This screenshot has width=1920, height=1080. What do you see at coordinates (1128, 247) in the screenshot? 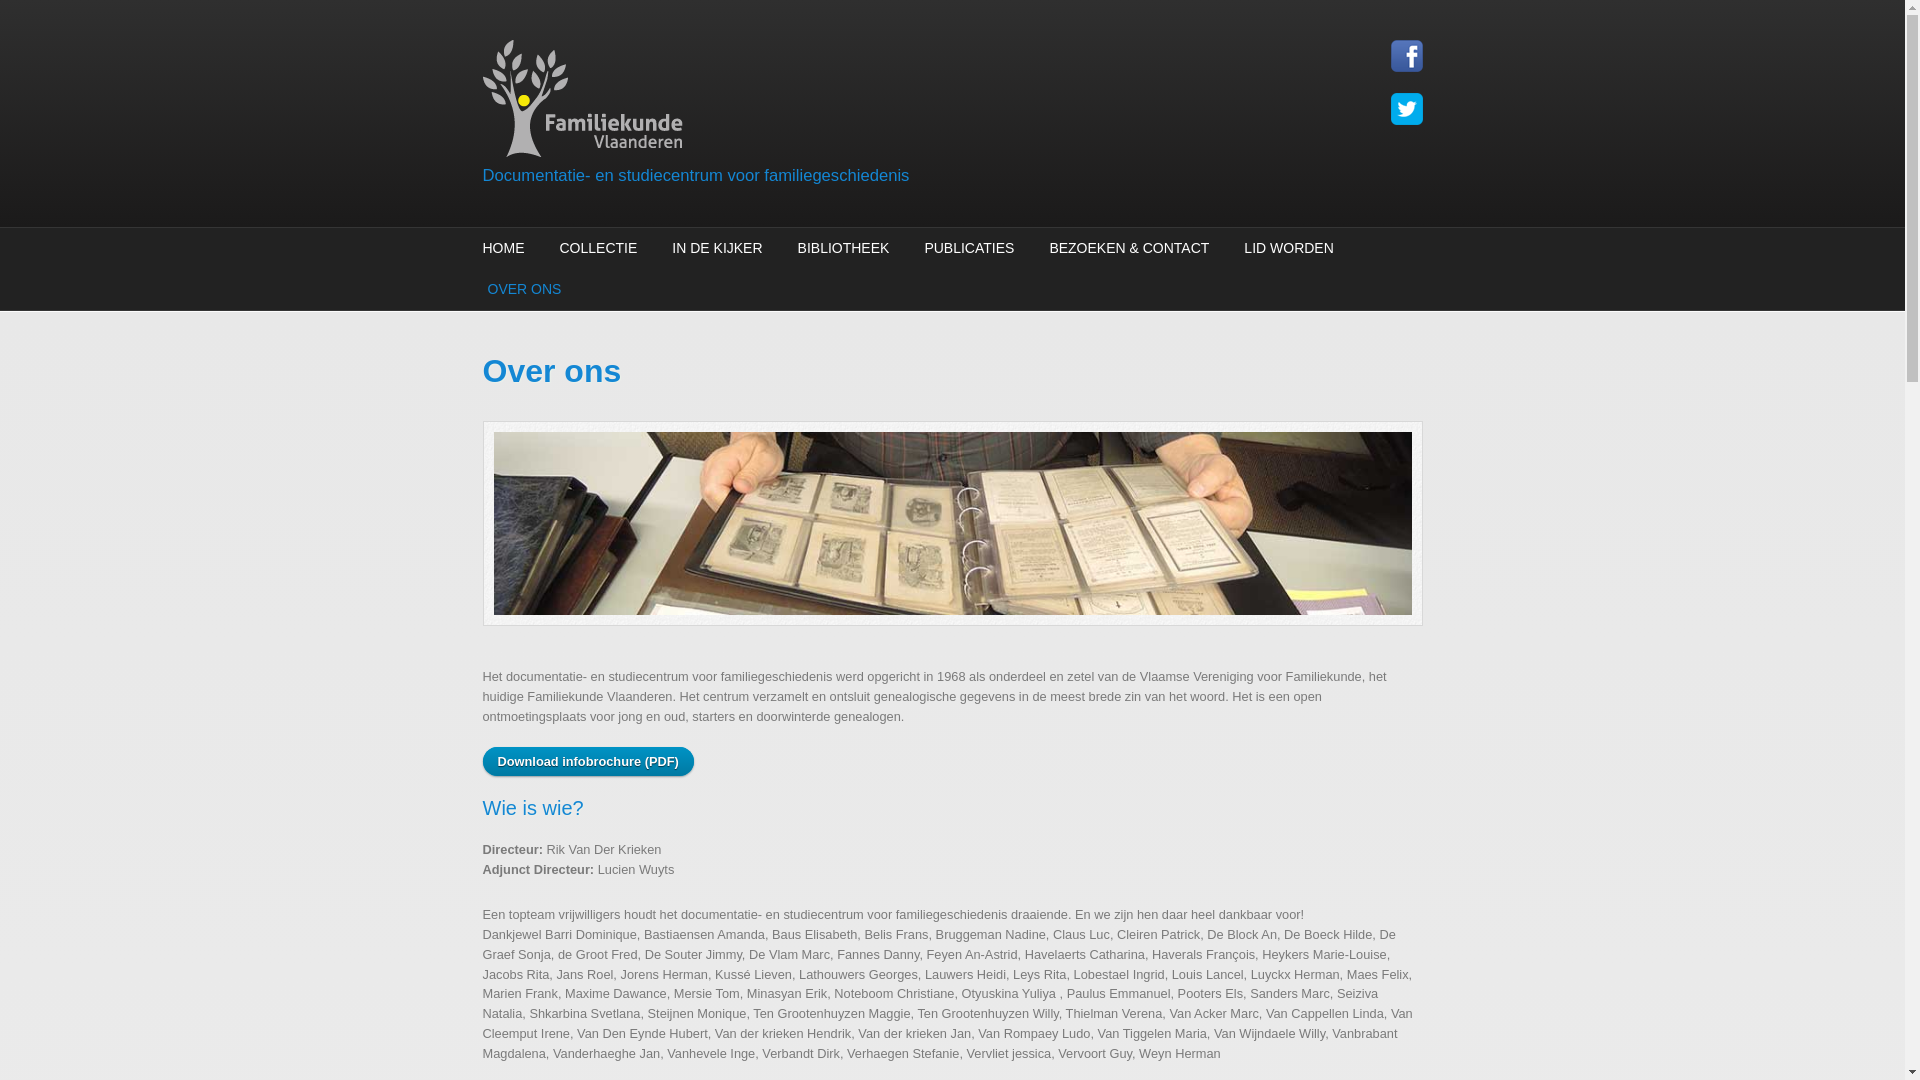
I see `'BEZOEKEN & CONTACT'` at bounding box center [1128, 247].